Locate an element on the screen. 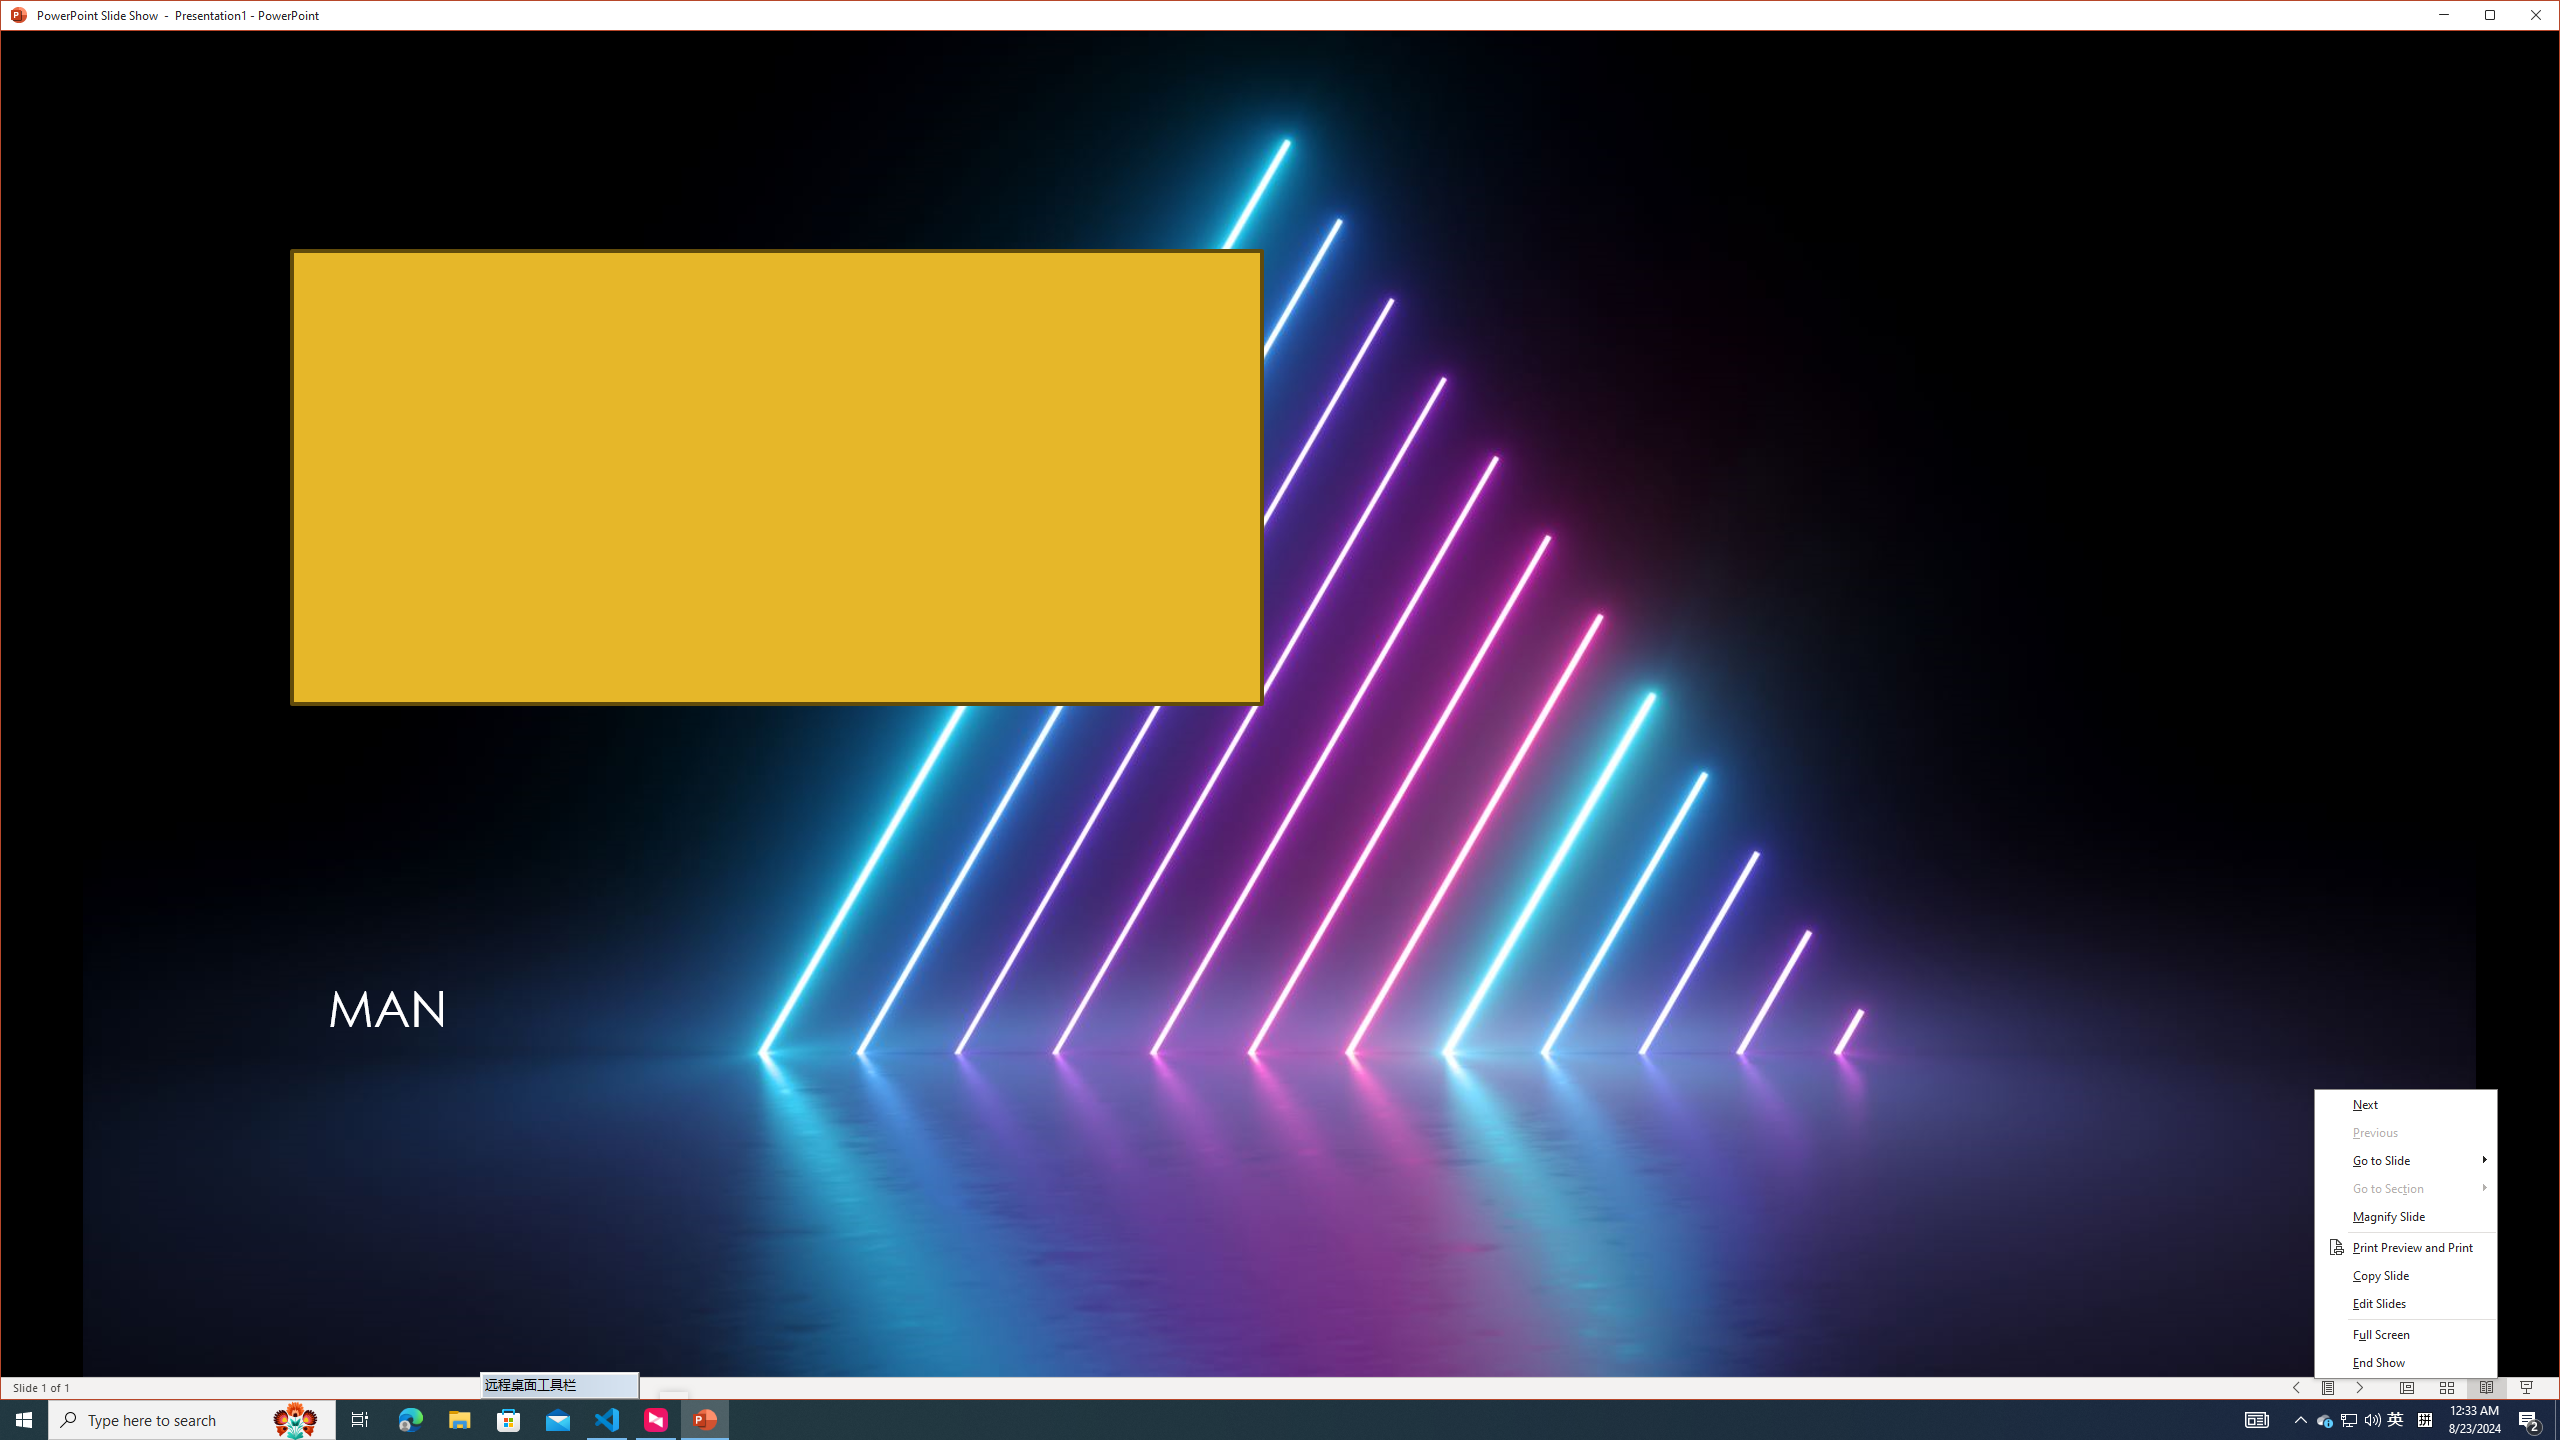  'Edit Slides' is located at coordinates (2405, 1302).